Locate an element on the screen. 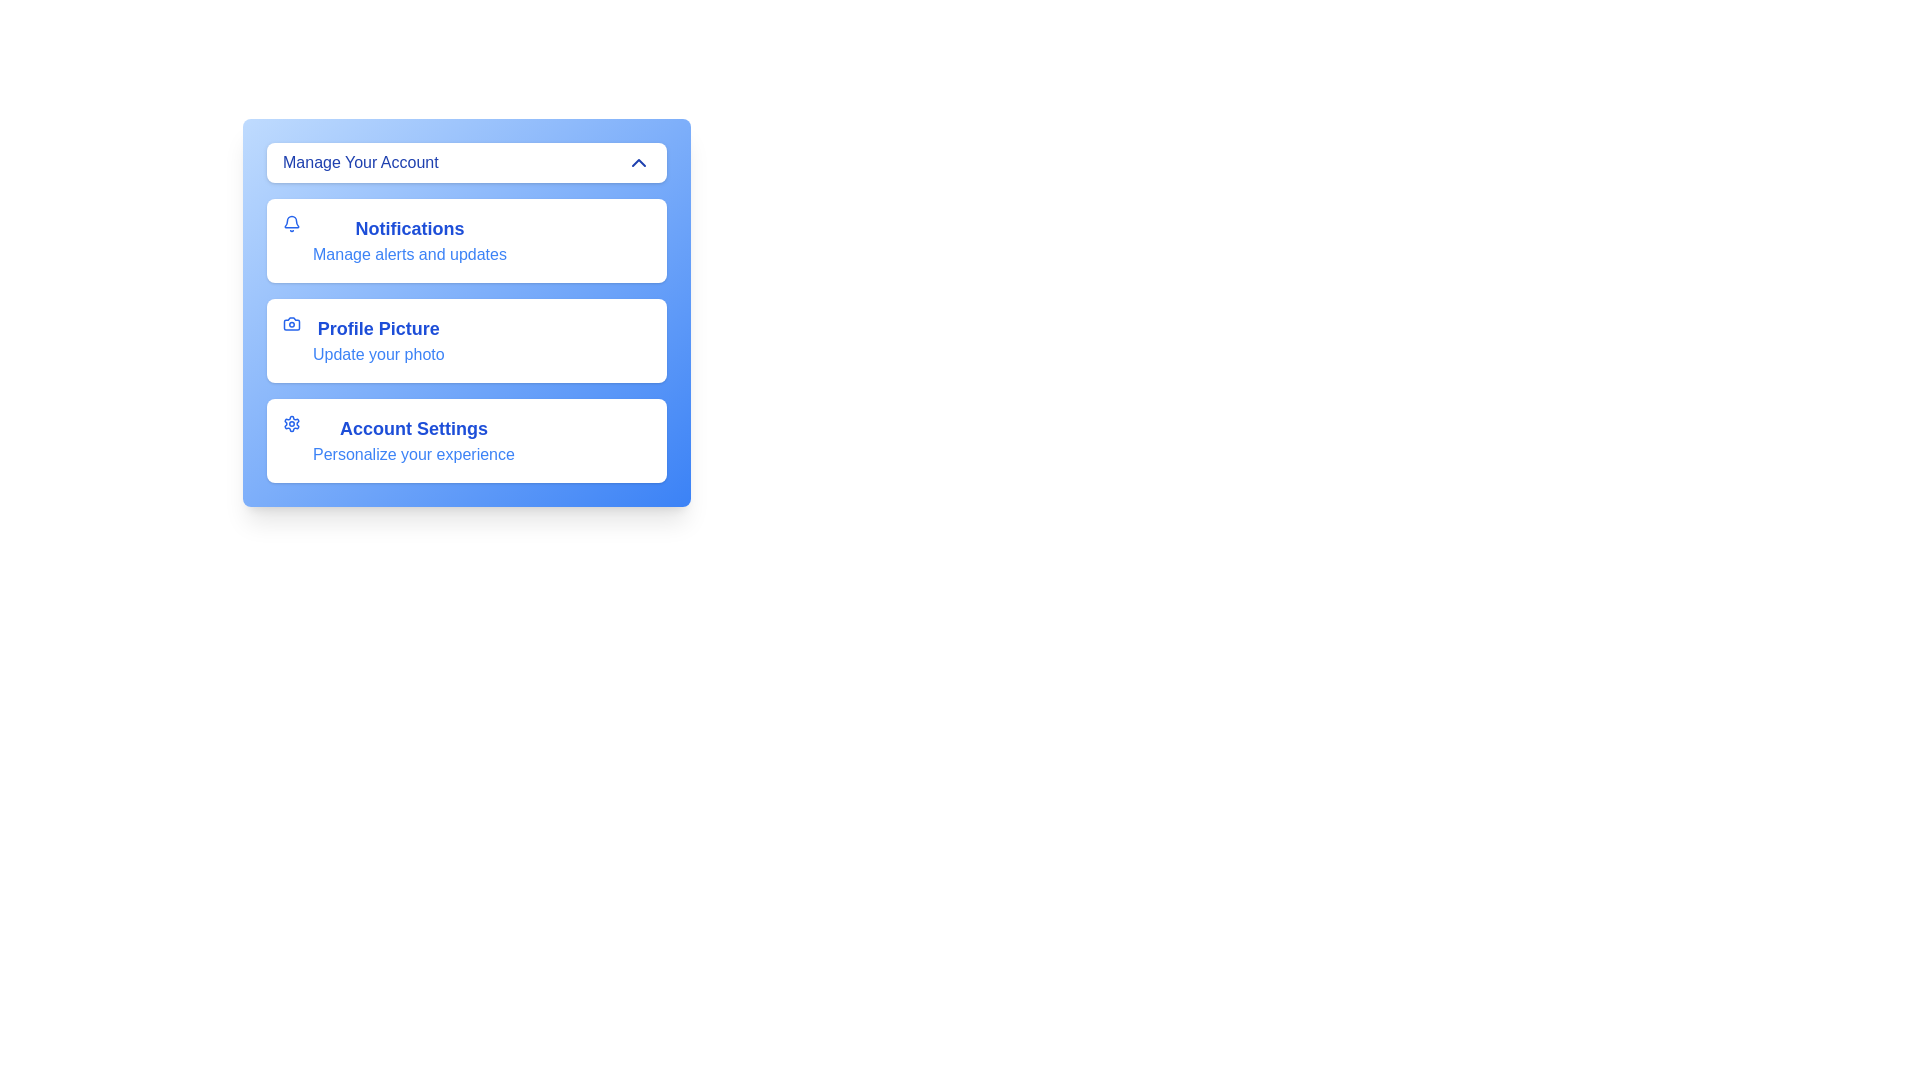 This screenshot has width=1920, height=1080. the 'Manage Your Account' button to toggle the menu visibility is located at coordinates (465, 161).